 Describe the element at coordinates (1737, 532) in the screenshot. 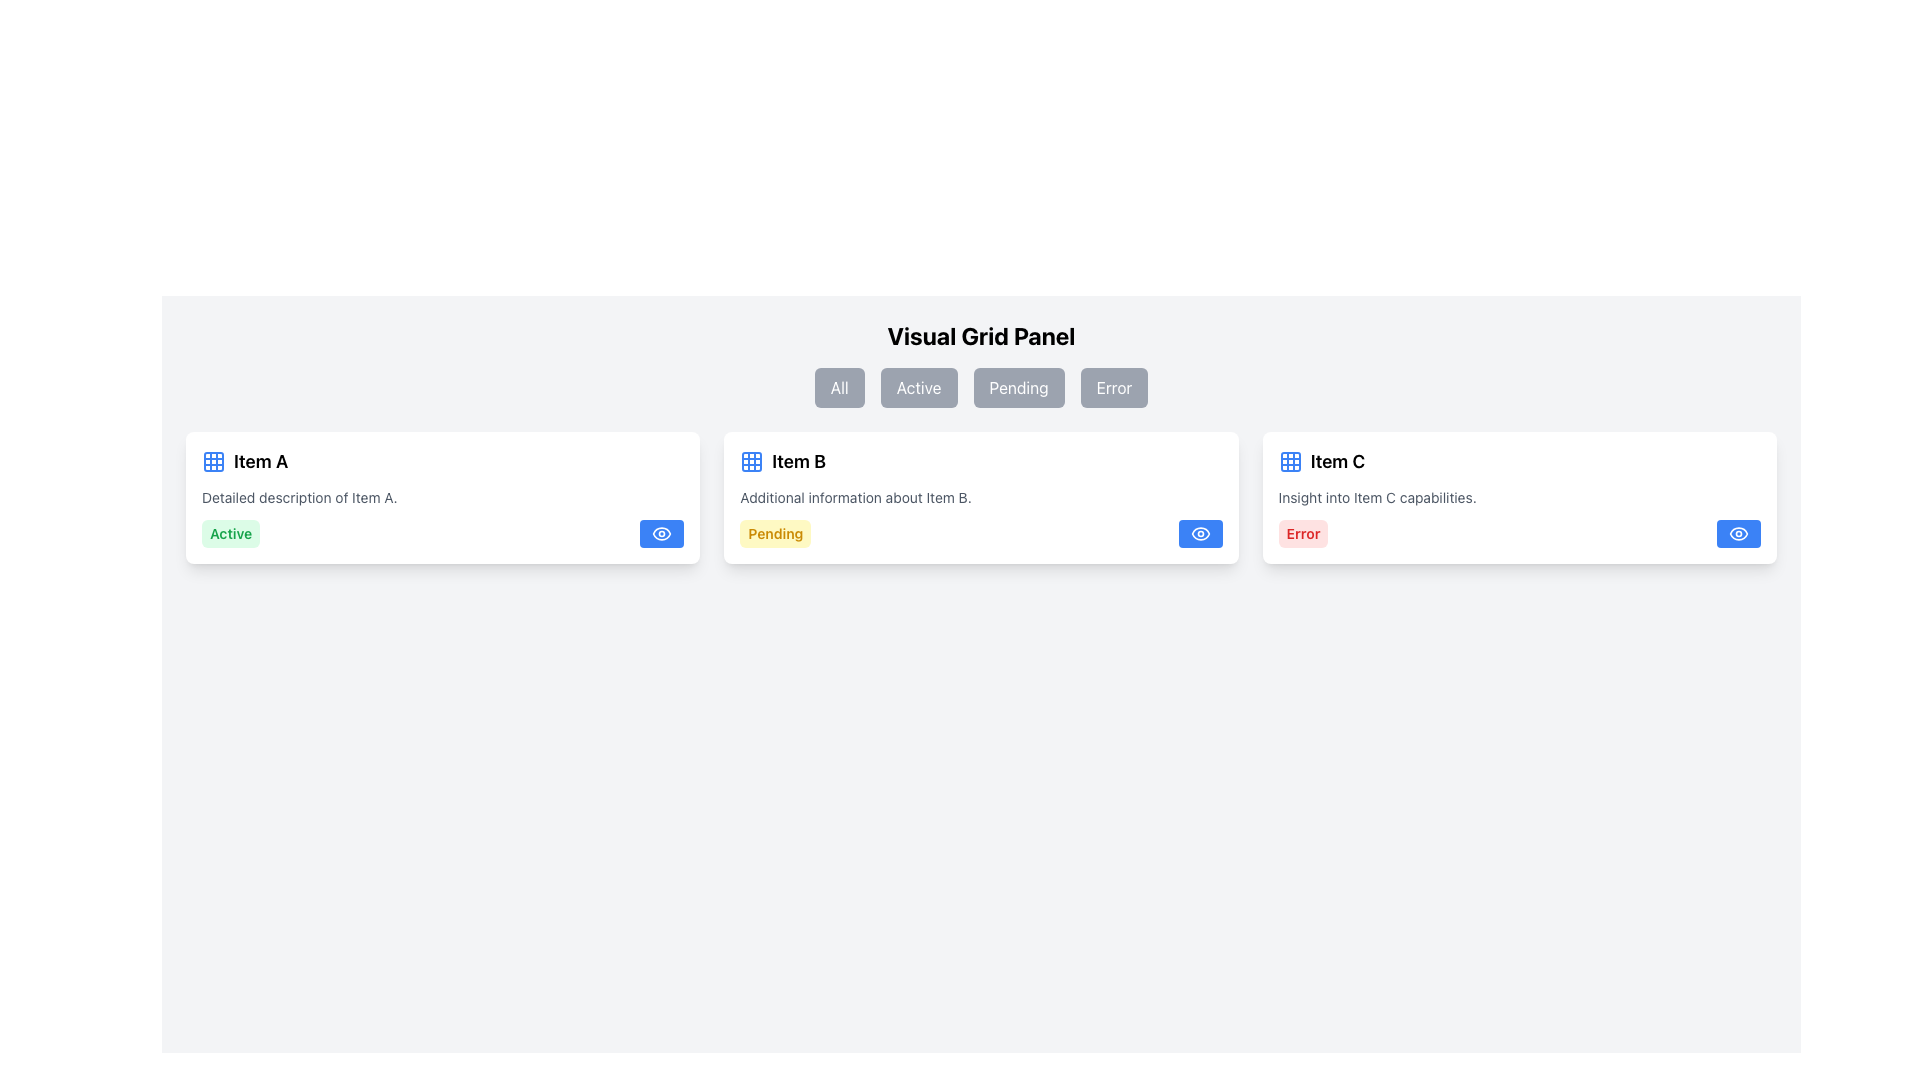

I see `the blue button with rounded corners and an eye icon centered within it, located` at that location.